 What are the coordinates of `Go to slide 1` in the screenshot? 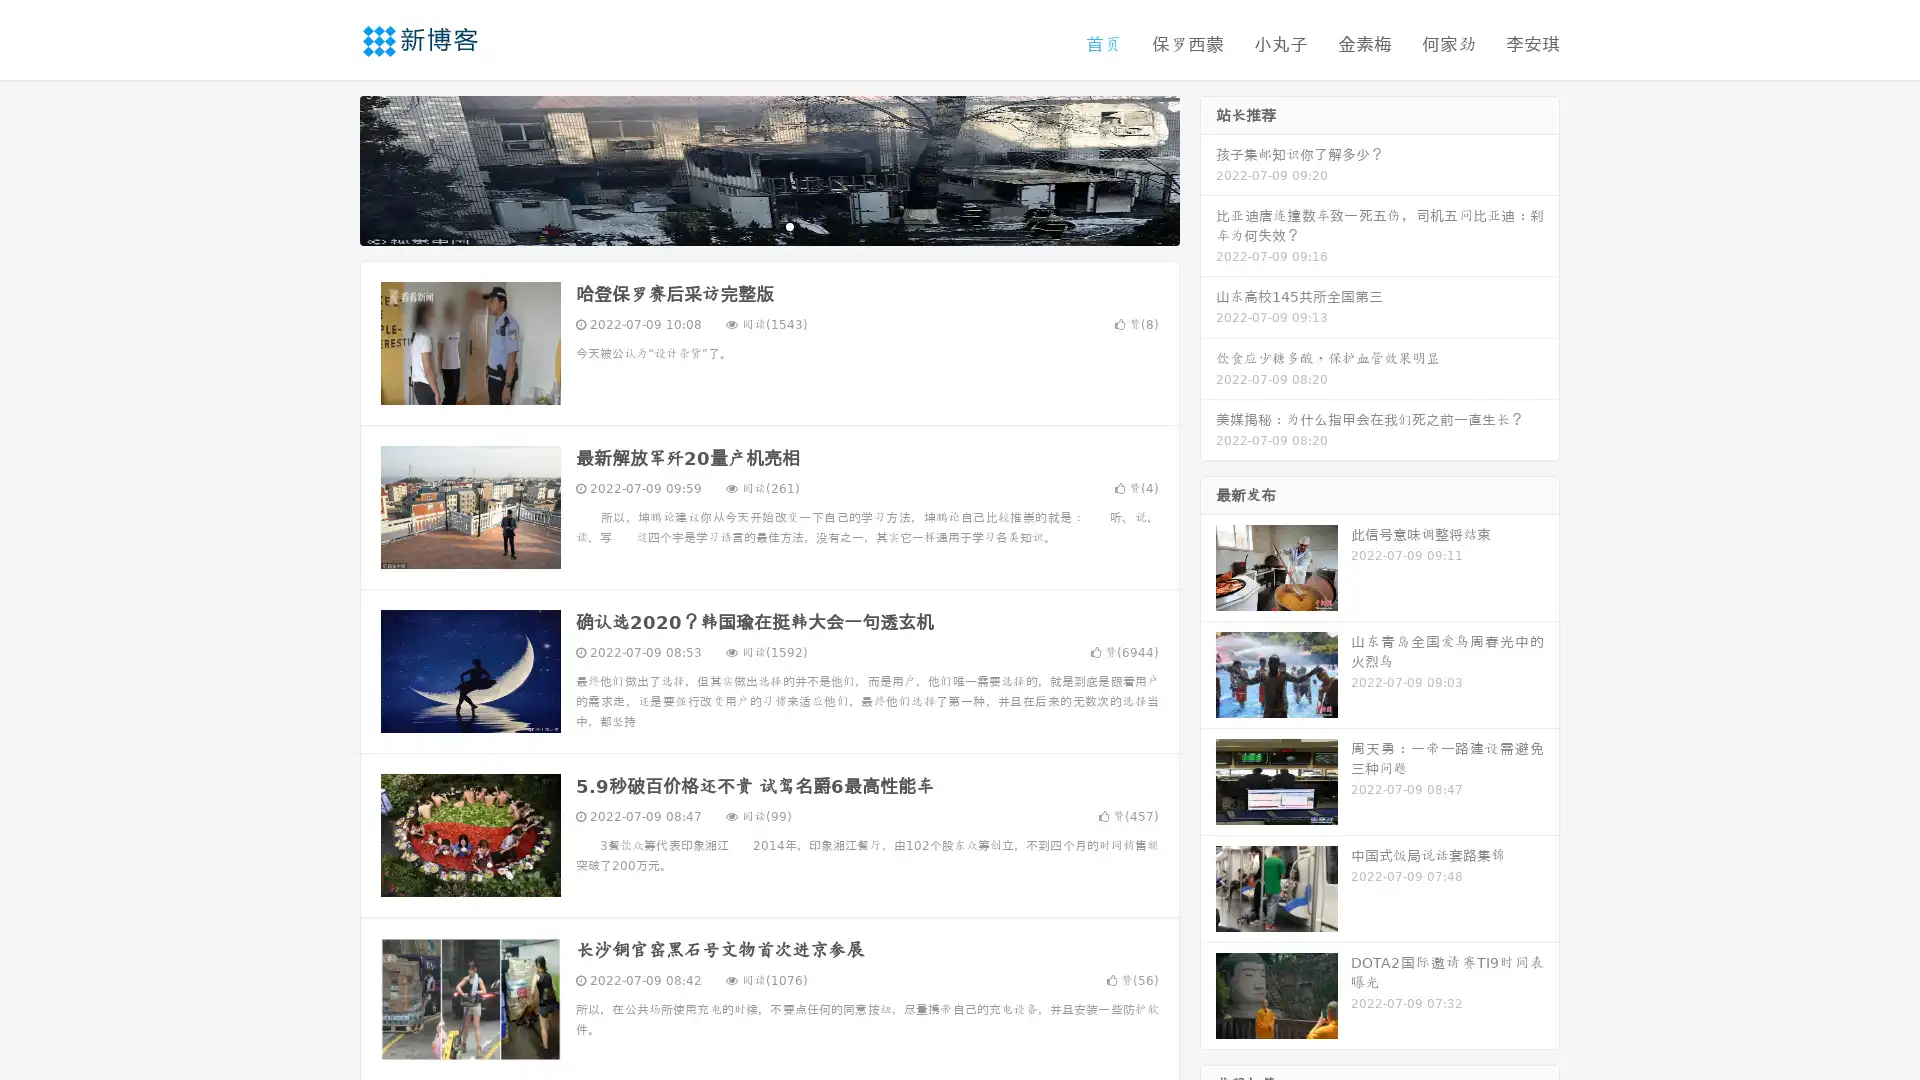 It's located at (748, 225).